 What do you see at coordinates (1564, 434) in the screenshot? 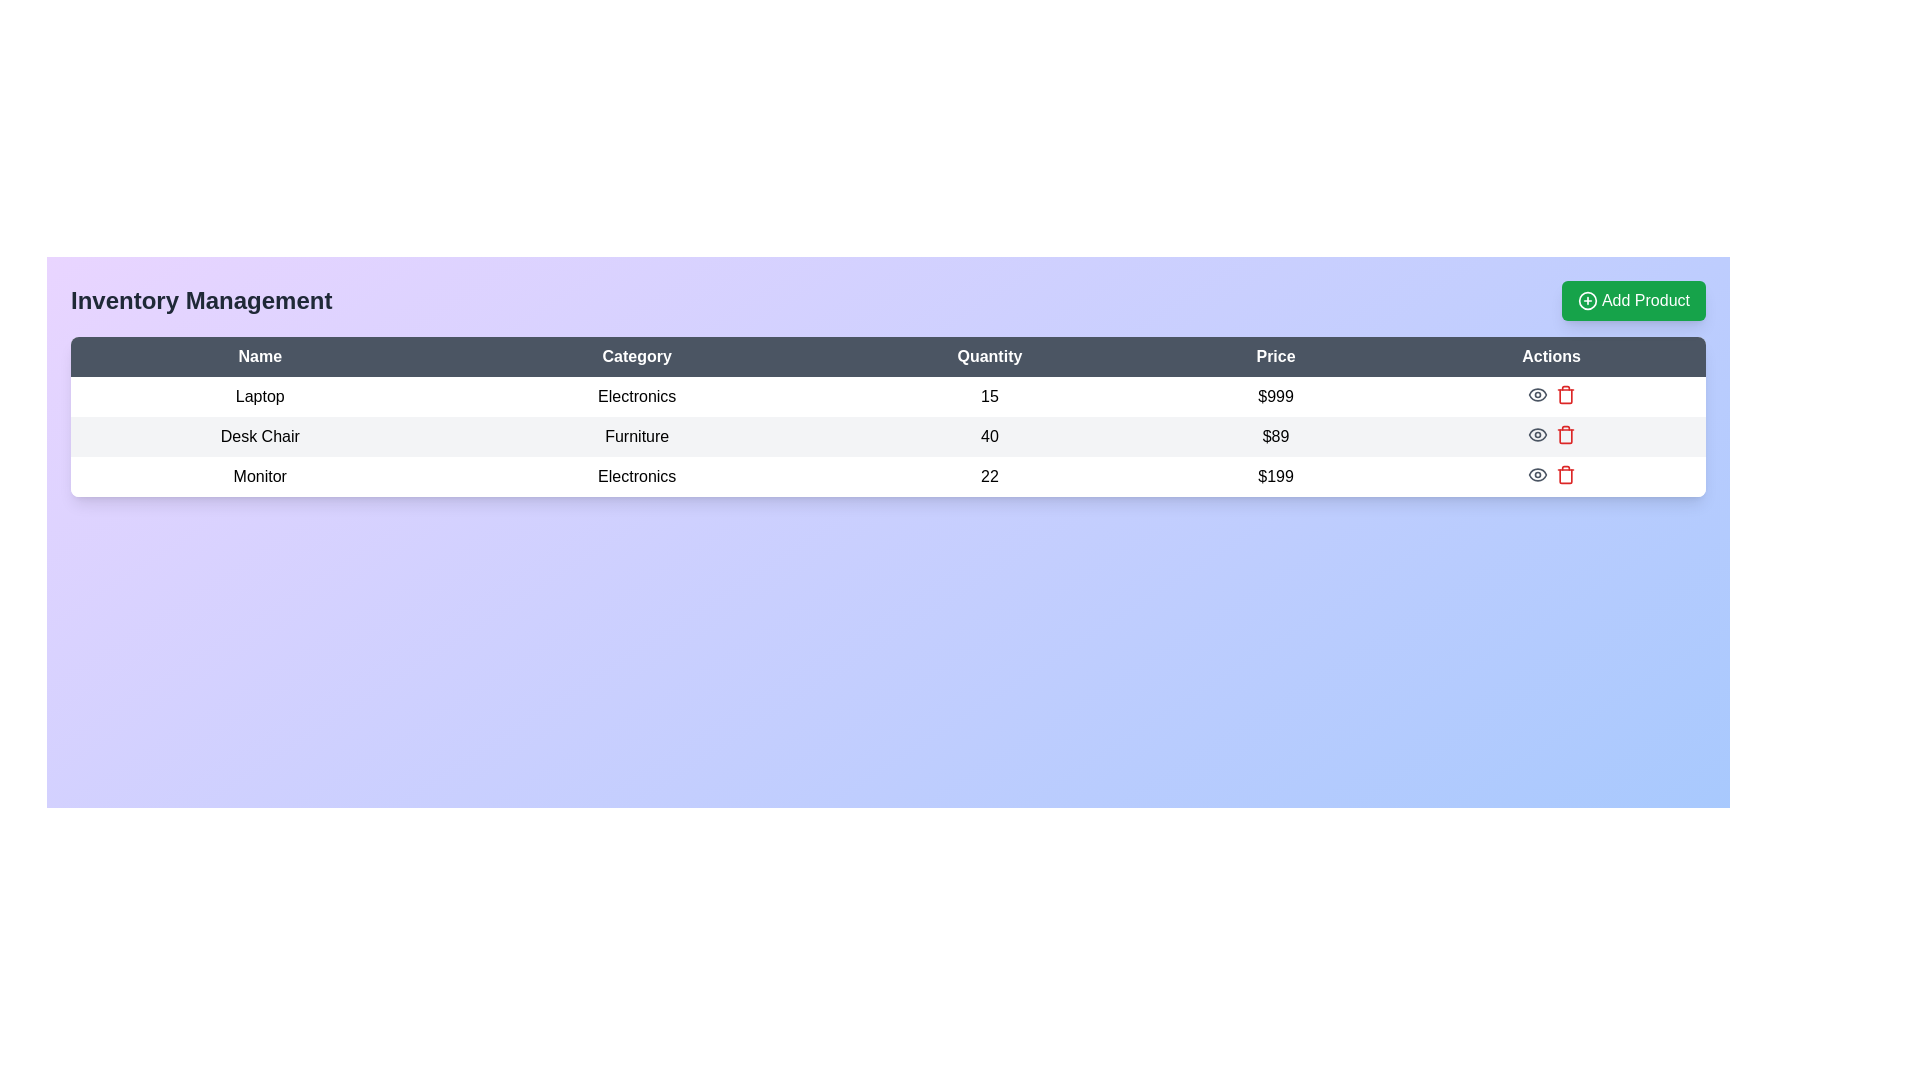
I see `the red trash can icon located in the 'Actions' column of the third row` at bounding box center [1564, 434].